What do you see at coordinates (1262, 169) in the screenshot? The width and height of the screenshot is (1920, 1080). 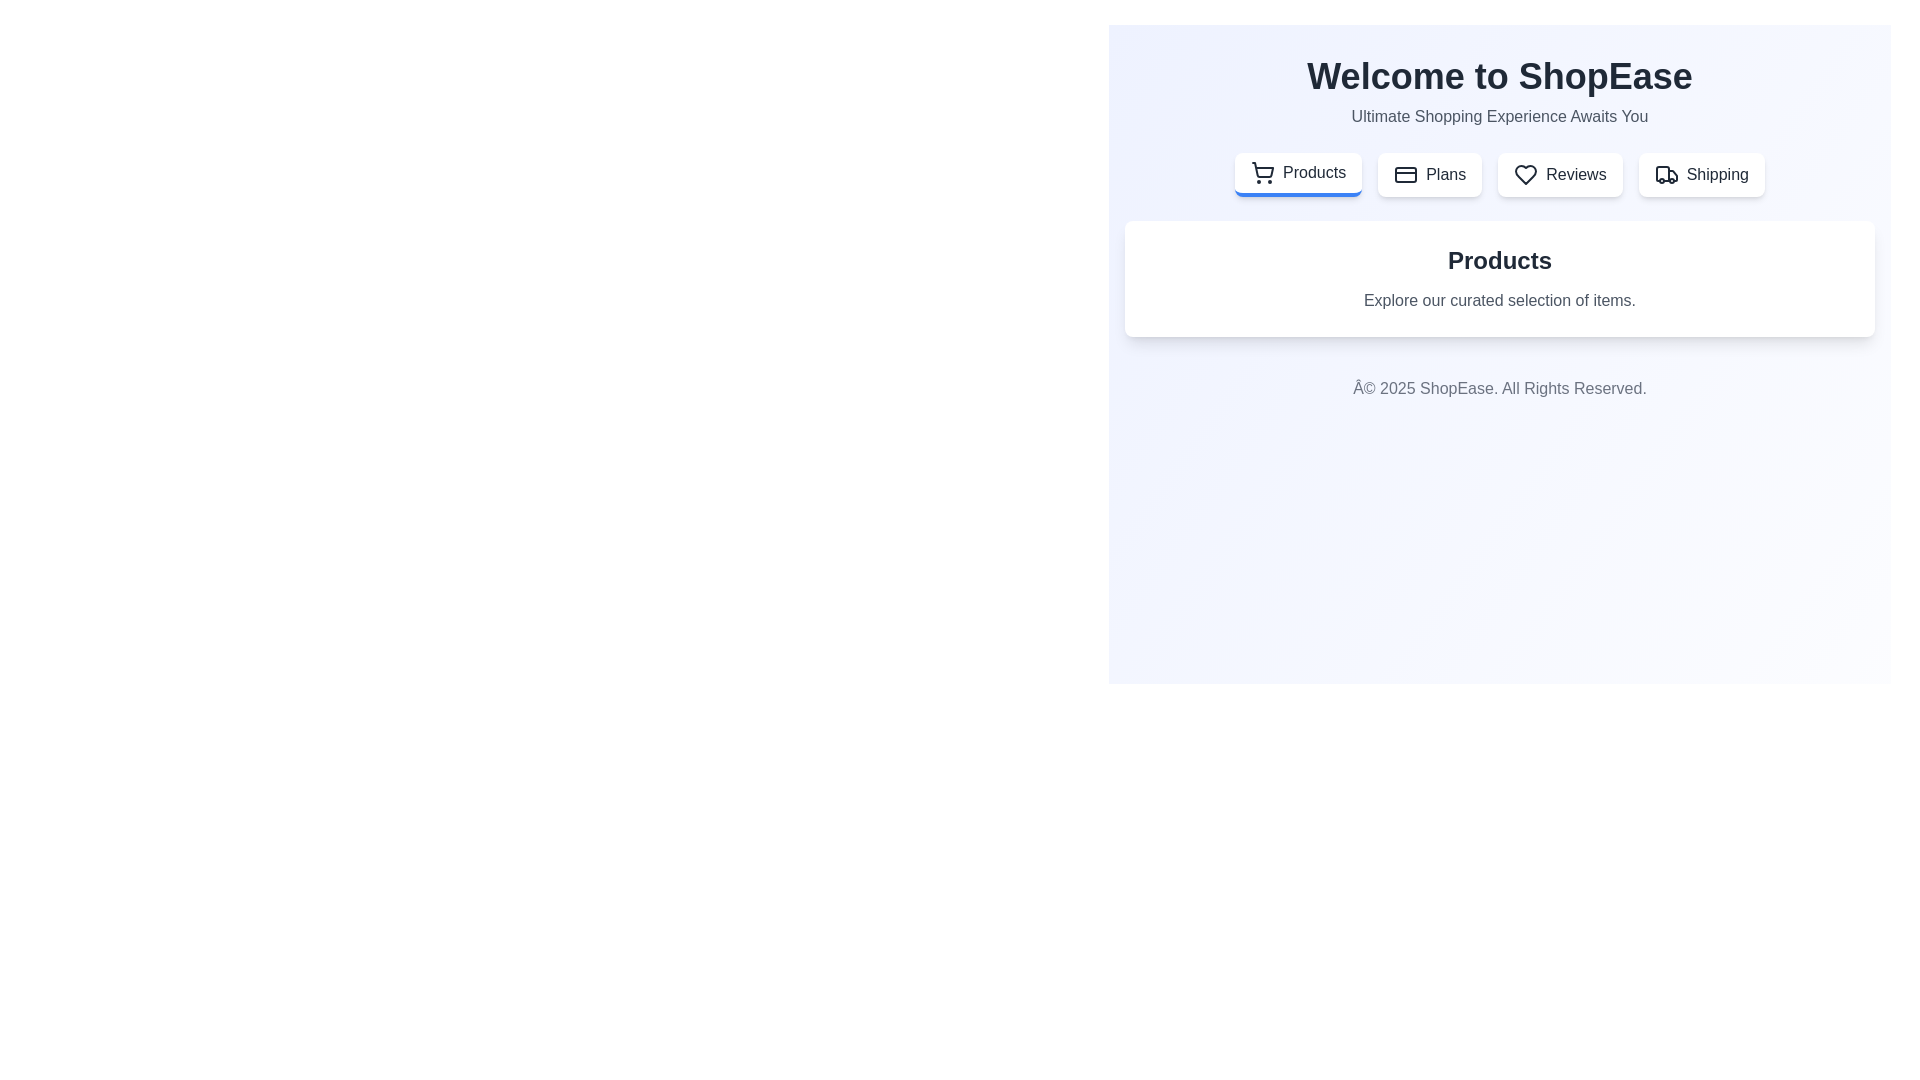 I see `the shopping cart icon, which is part of the first button in the horizontal navigation bar located above the 'Products' text` at bounding box center [1262, 169].